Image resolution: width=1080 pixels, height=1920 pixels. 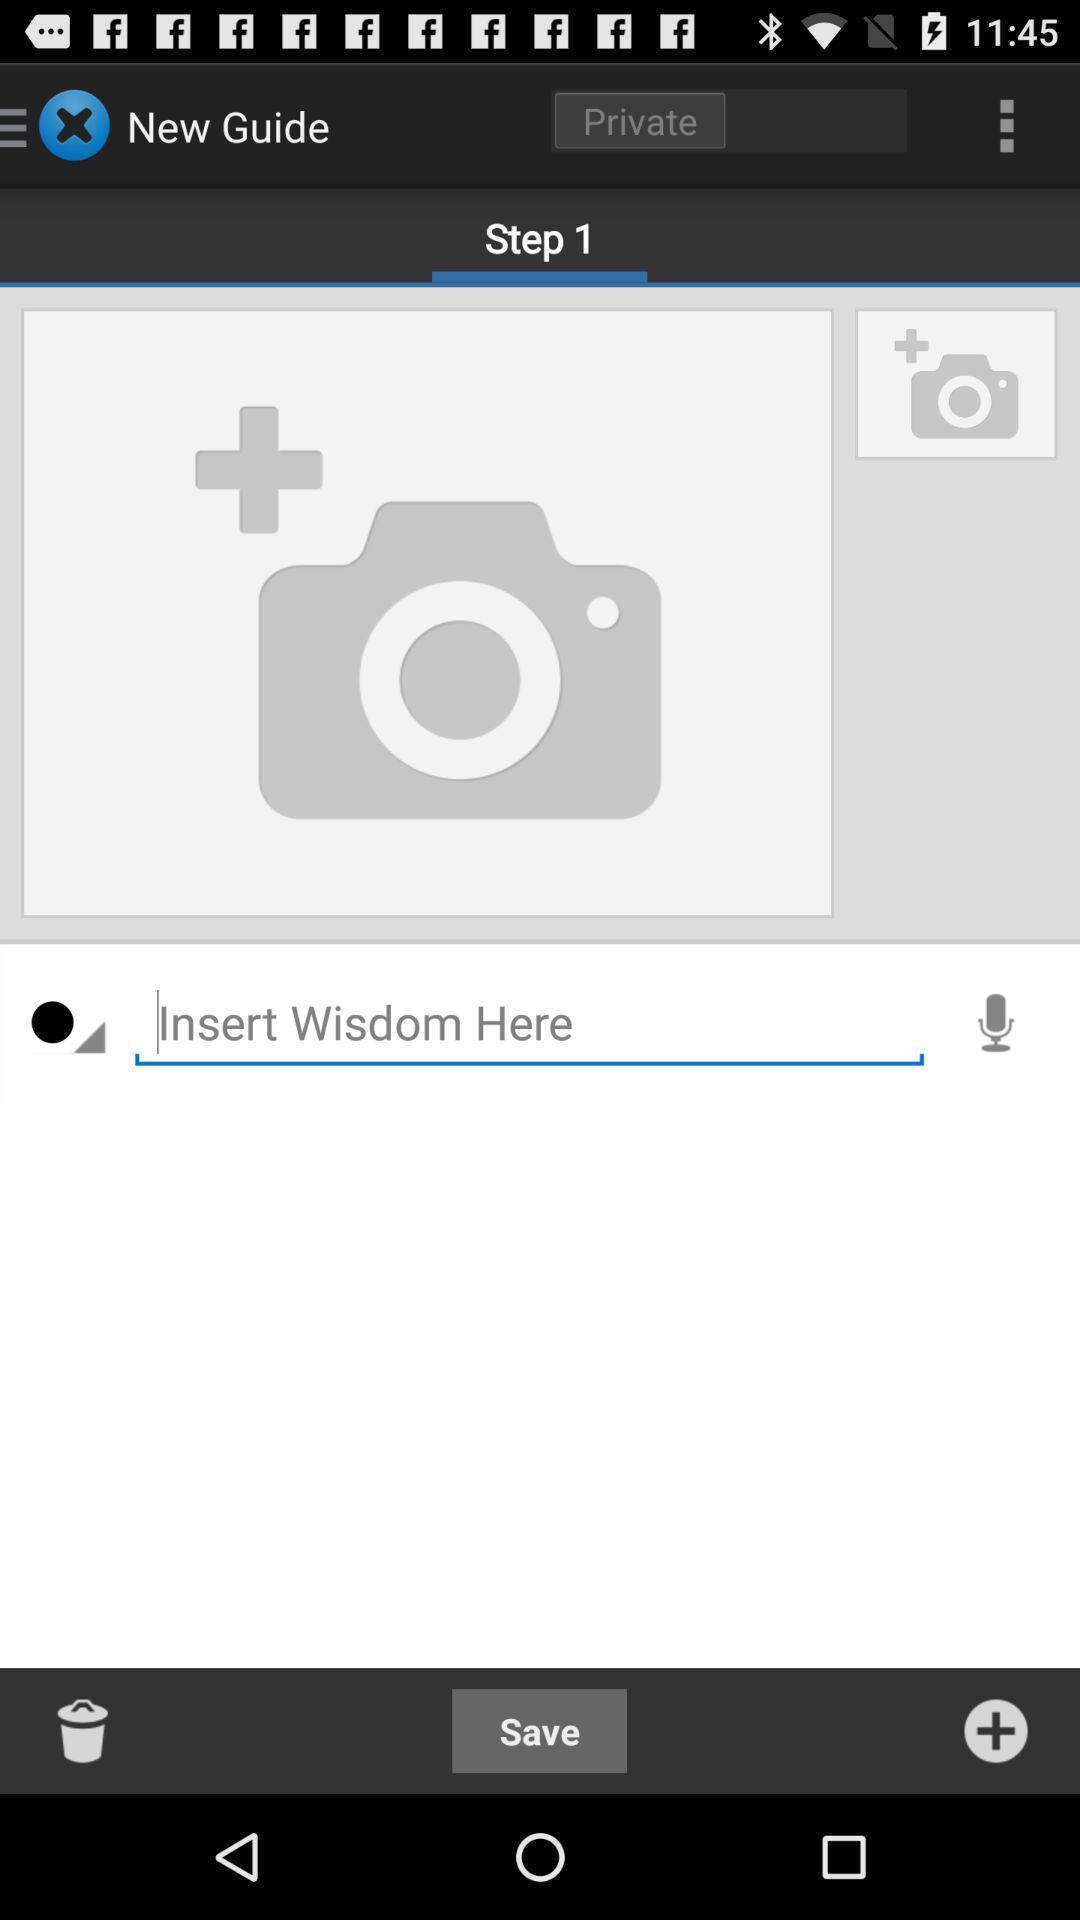 I want to click on switch private optipn, so click(x=729, y=119).